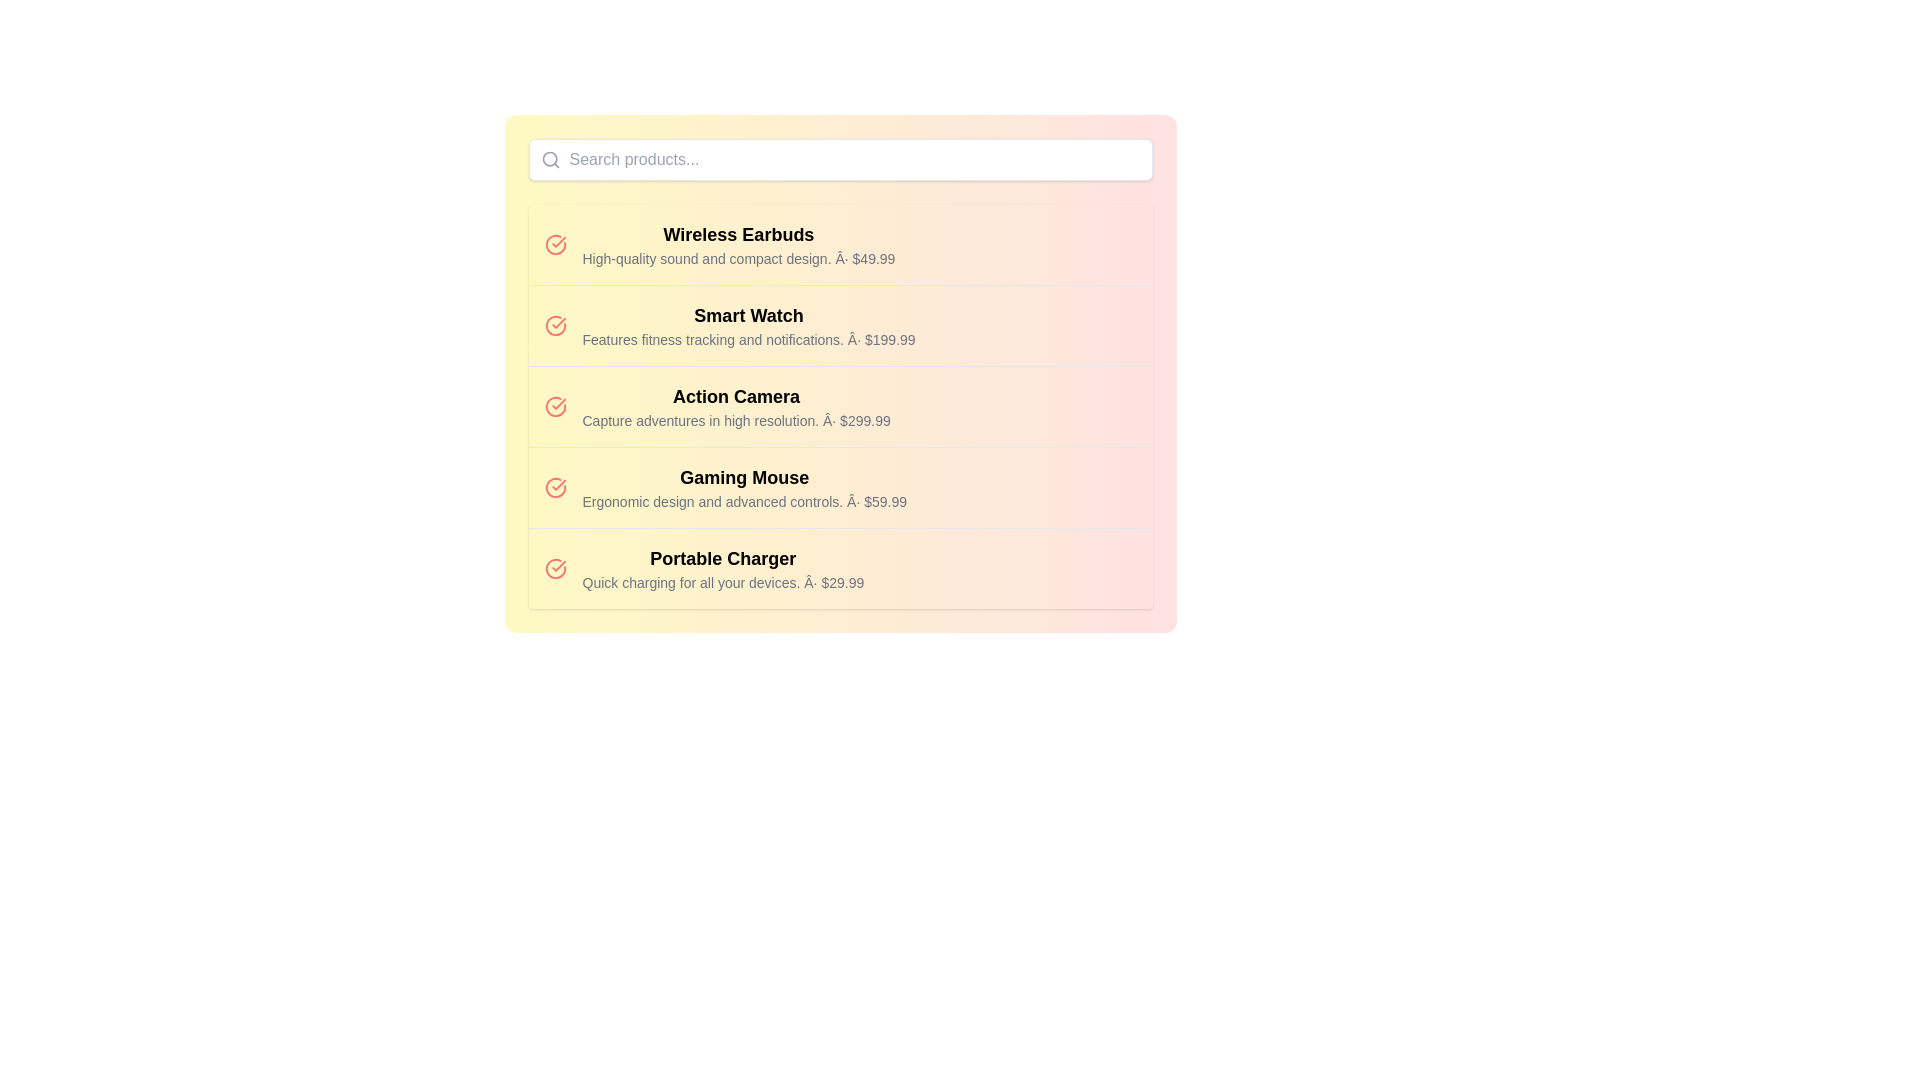 Image resolution: width=1920 pixels, height=1080 pixels. I want to click on the first product listing for 'Wireless Earbuds', so click(840, 244).